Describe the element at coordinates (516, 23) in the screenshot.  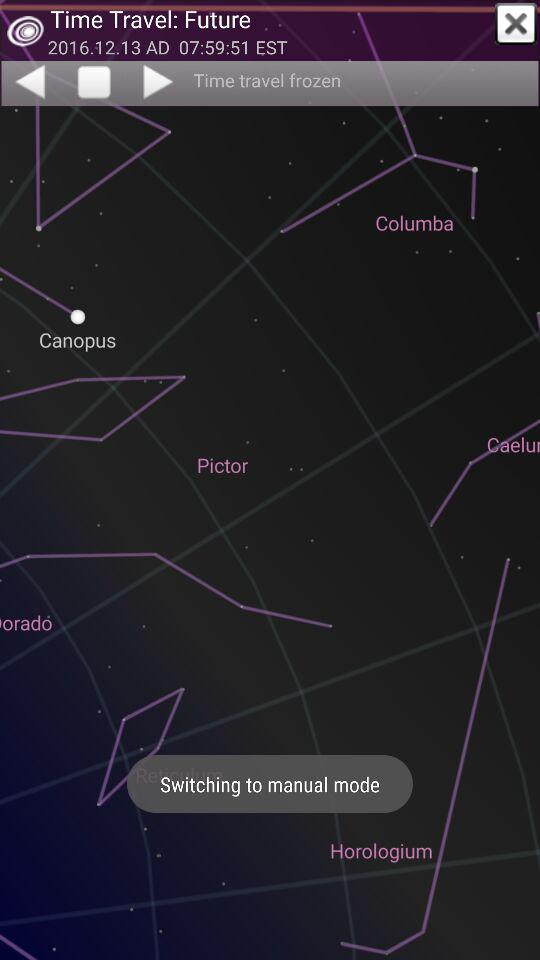
I see `screen` at that location.